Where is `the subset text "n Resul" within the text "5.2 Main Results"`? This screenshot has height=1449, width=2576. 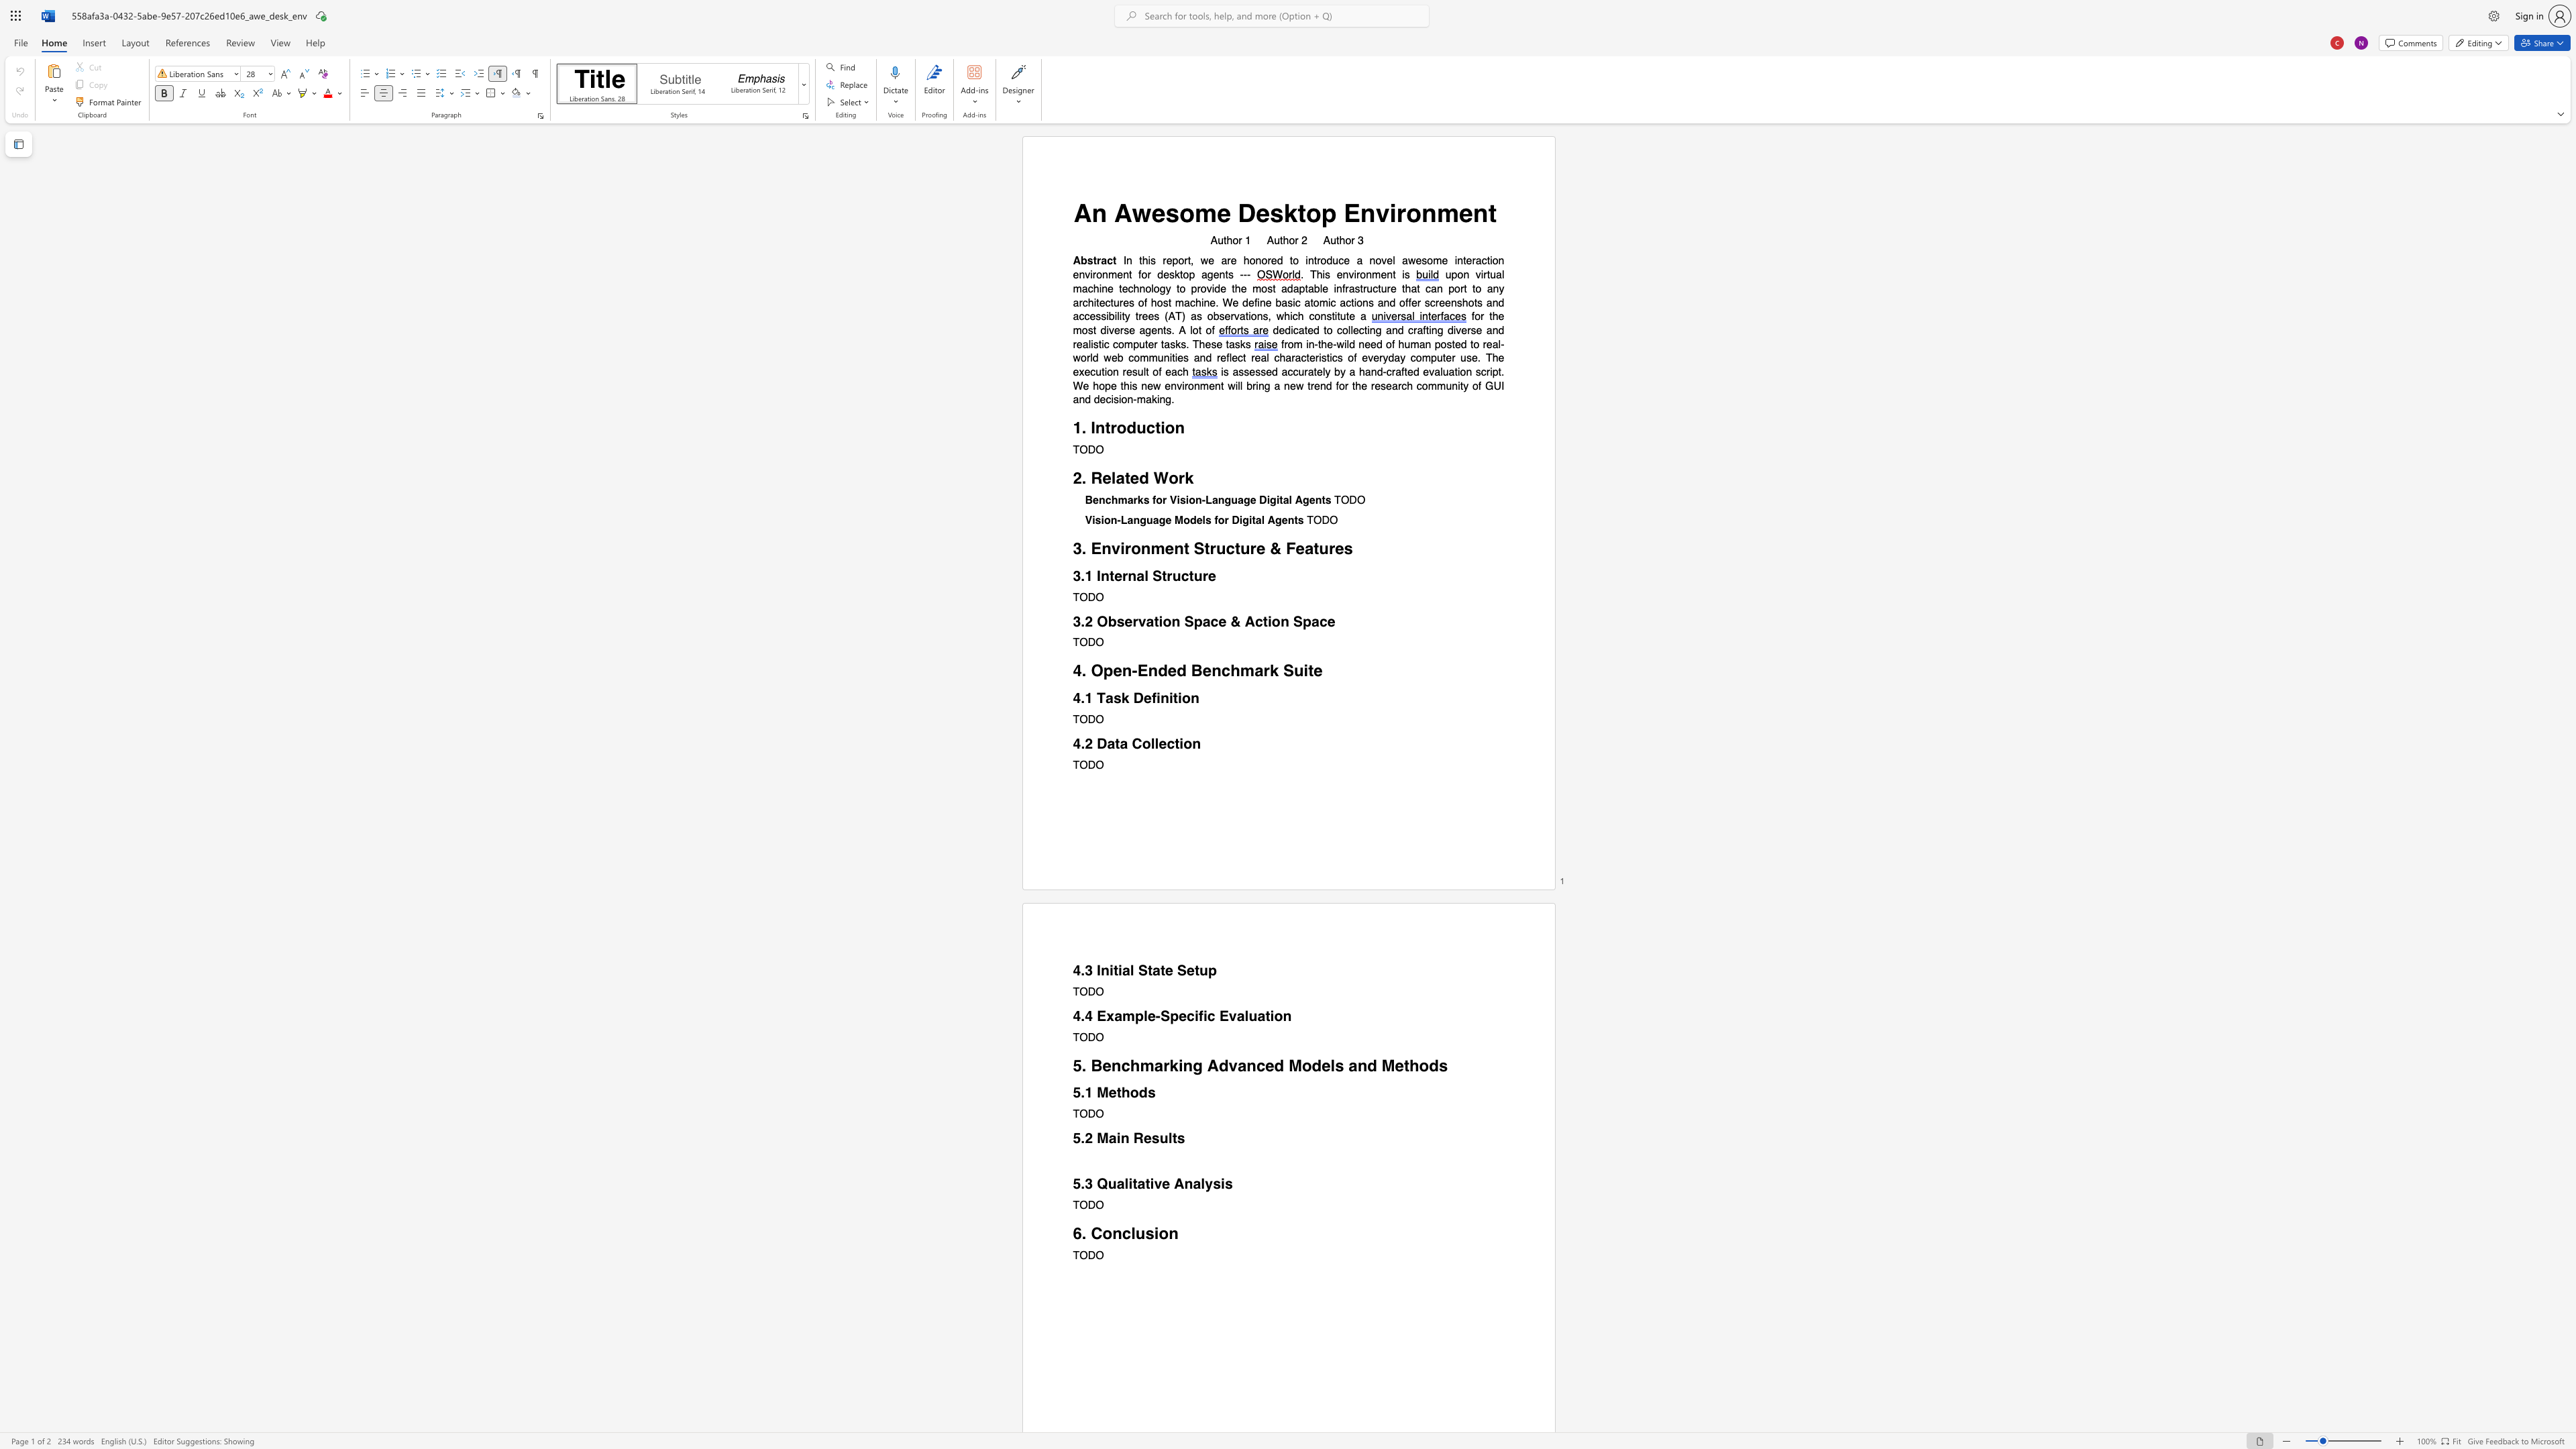 the subset text "n Resul" within the text "5.2 Main Results" is located at coordinates (1120, 1137).